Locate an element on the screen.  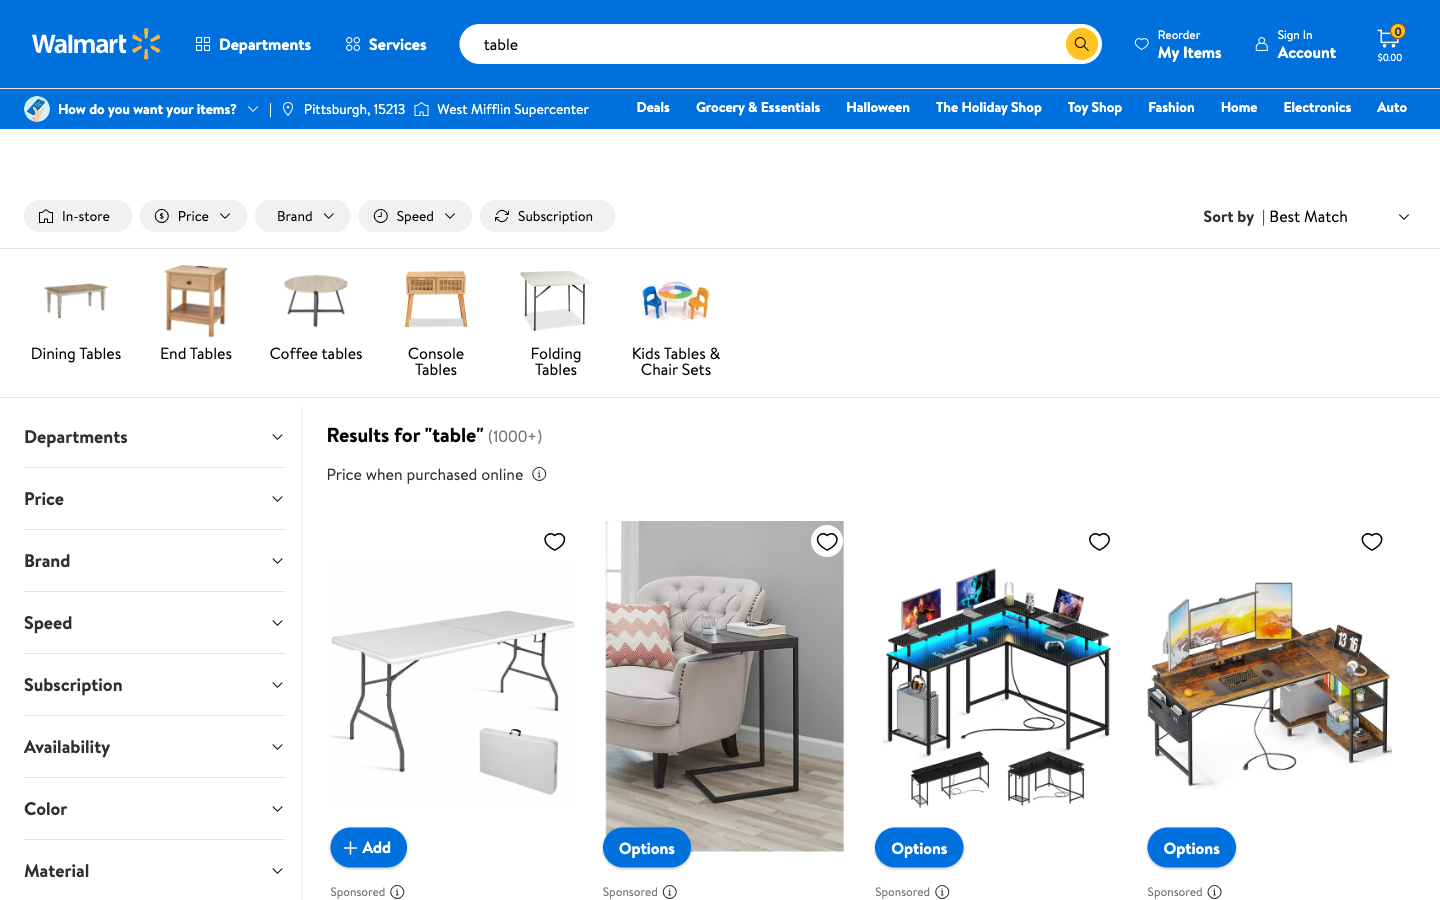
three tables to the shopping bag is located at coordinates (367, 846).